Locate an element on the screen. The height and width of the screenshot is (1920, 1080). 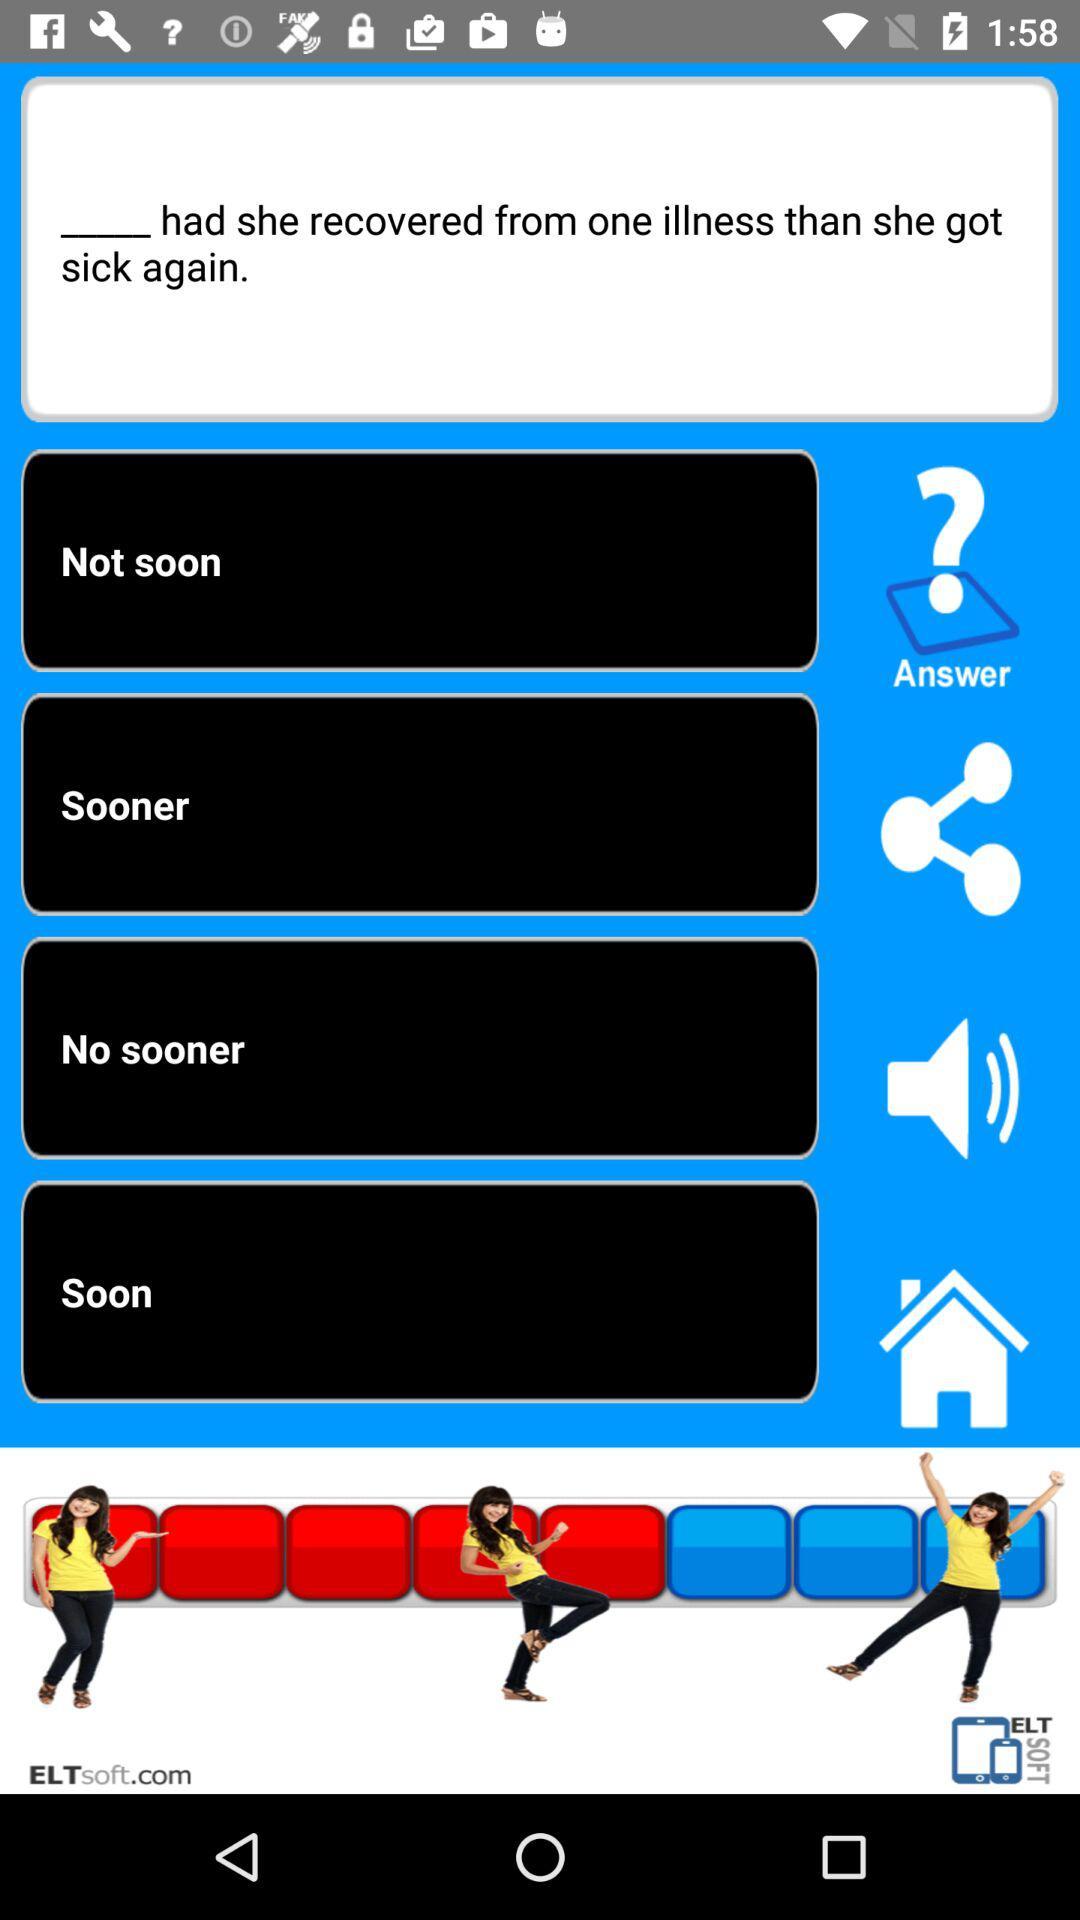
hint is located at coordinates (952, 567).